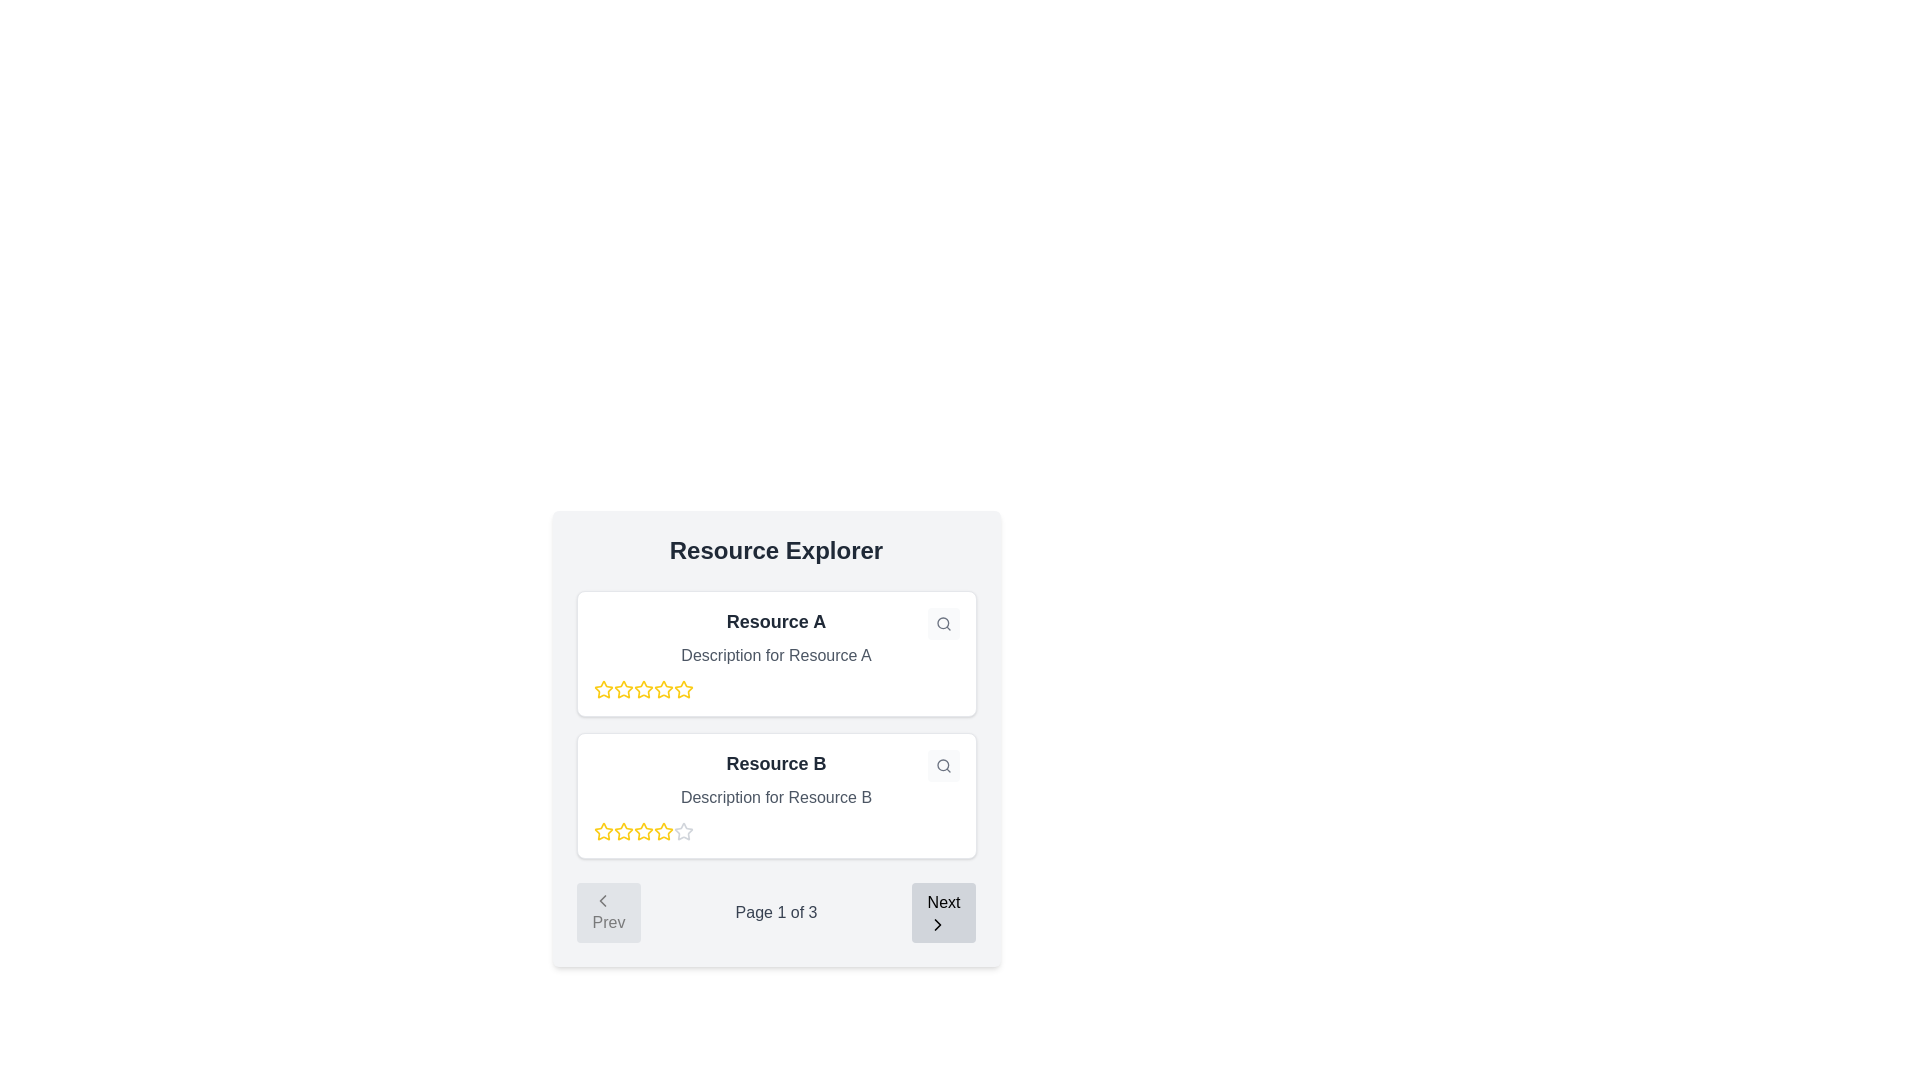 This screenshot has height=1080, width=1920. Describe the element at coordinates (643, 689) in the screenshot. I see `the fourth star-shaped Rating icon with a yellow outline in the 'Resource A' section of the 'Resource Explorer' interface using keyboard controls` at that location.